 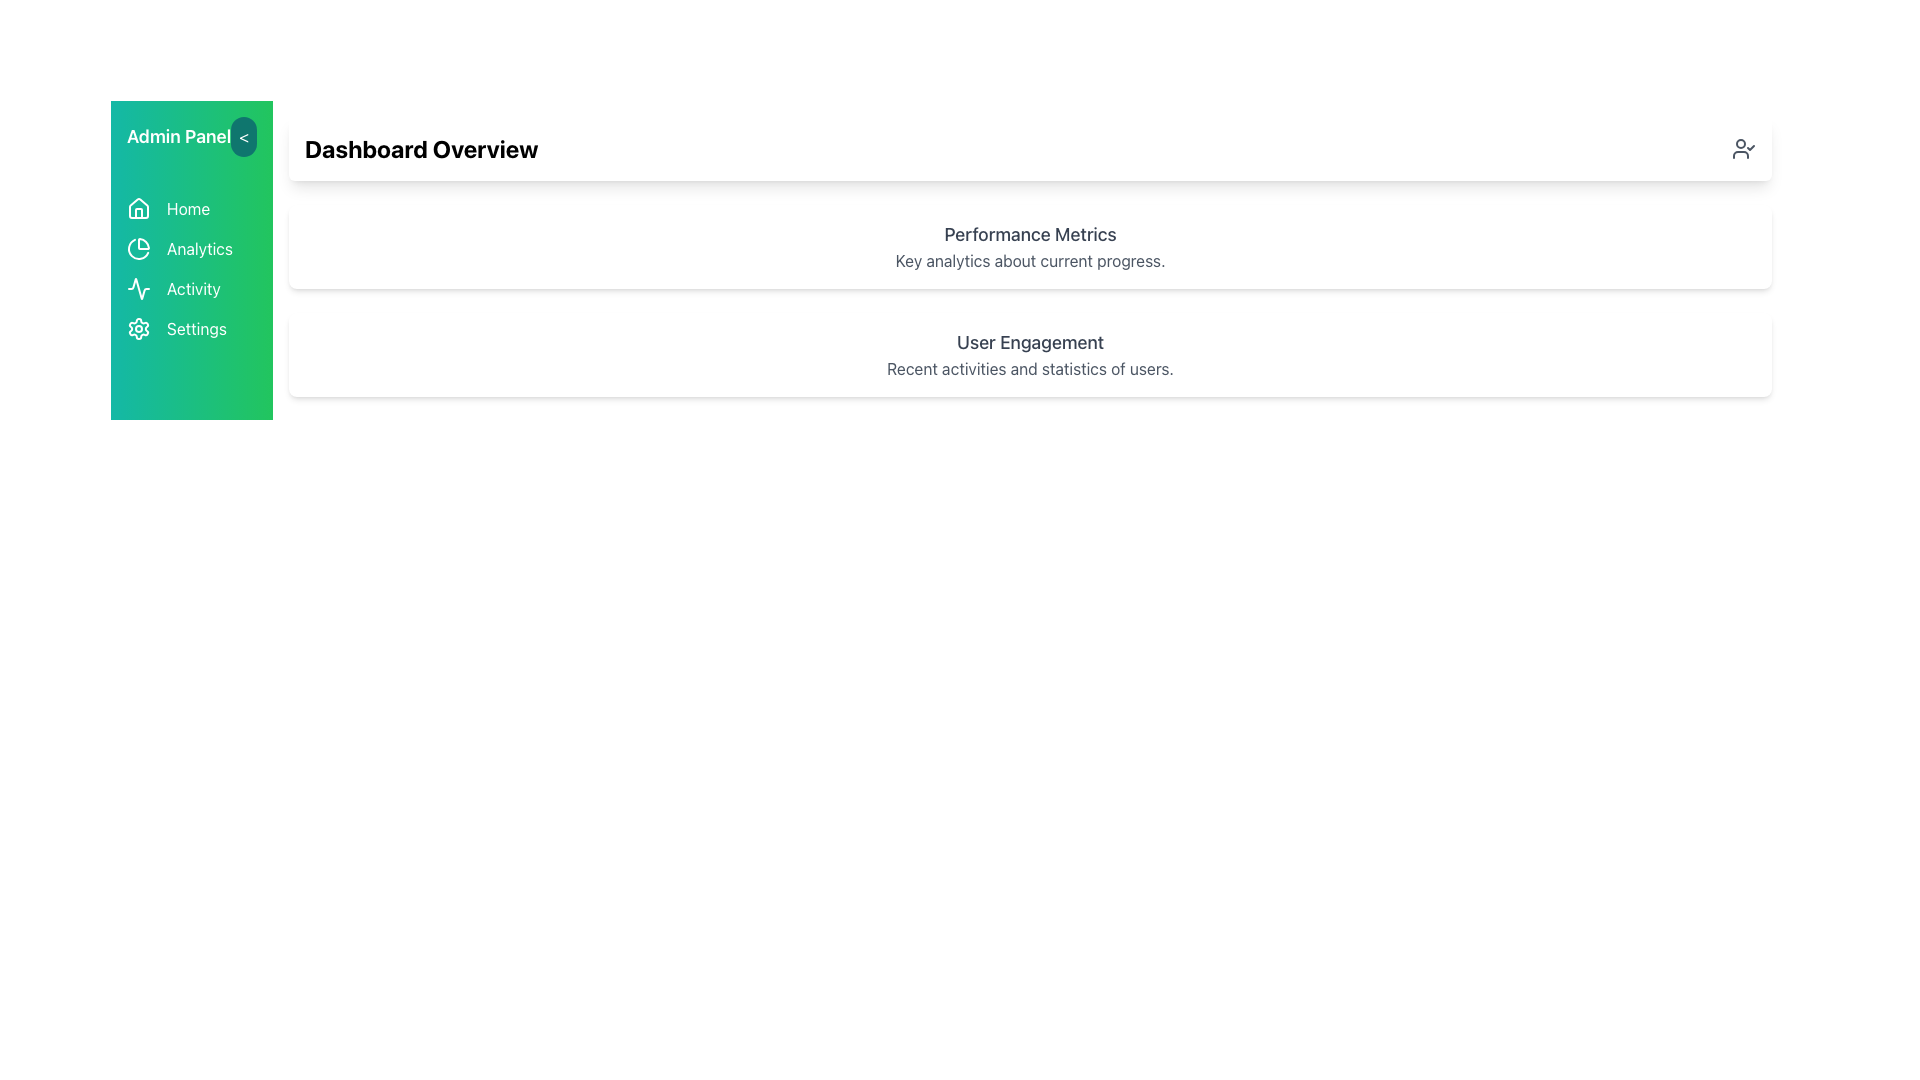 What do you see at coordinates (420, 148) in the screenshot?
I see `the 'Dashboard Overview' header text, which is prominently displayed in bold, large font at the top section of the content area` at bounding box center [420, 148].